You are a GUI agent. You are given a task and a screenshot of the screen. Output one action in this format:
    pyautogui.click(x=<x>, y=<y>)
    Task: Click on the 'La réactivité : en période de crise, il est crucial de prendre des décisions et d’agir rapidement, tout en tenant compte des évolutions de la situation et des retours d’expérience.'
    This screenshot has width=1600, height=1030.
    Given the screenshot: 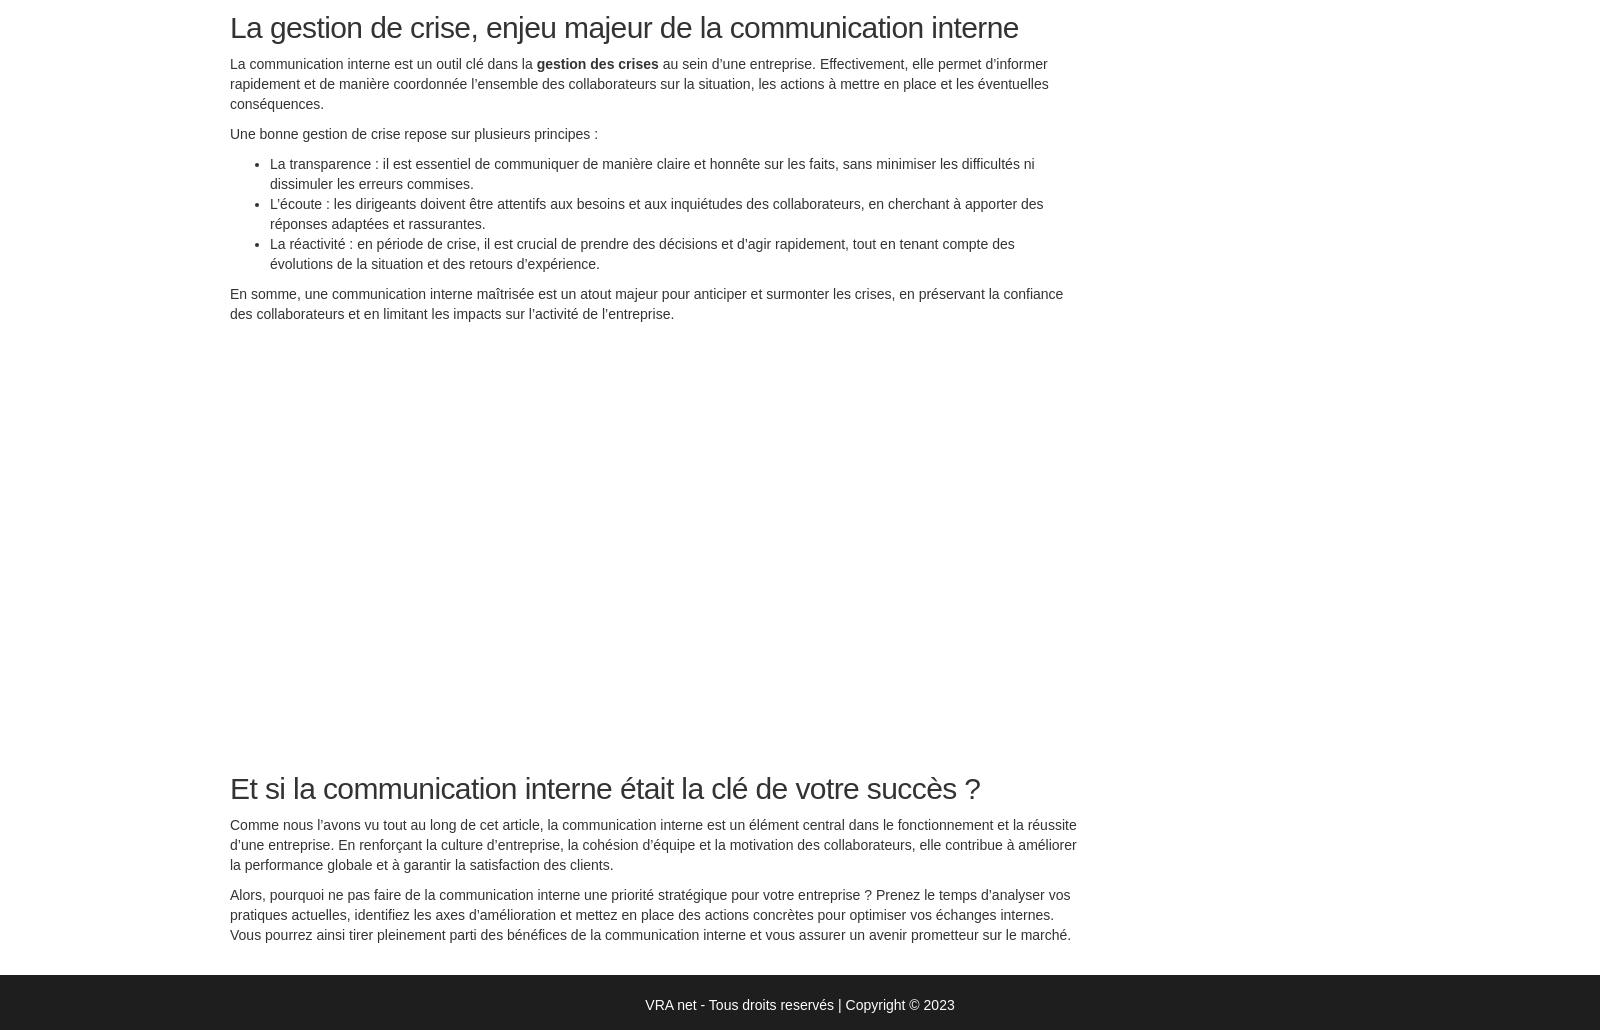 What is the action you would take?
    pyautogui.click(x=641, y=258)
    